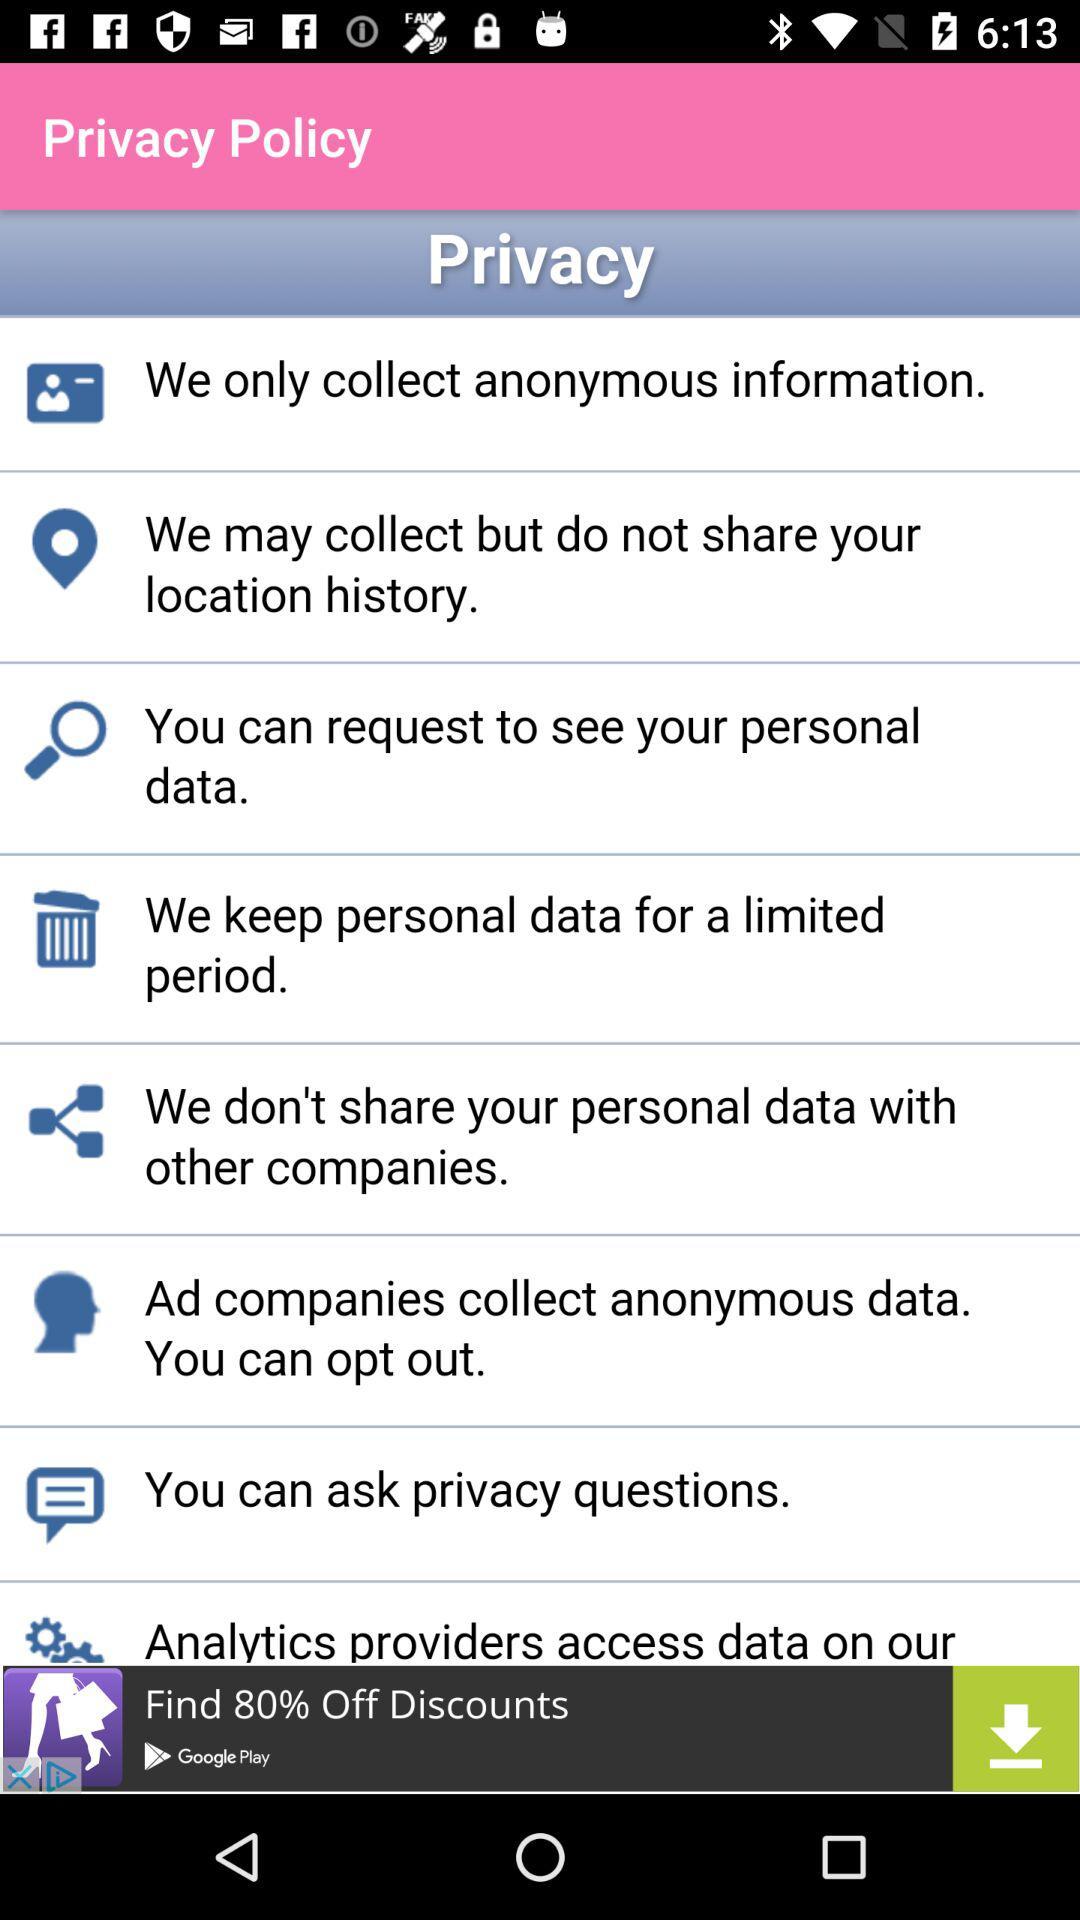 This screenshot has width=1080, height=1920. I want to click on open advertisement, so click(540, 1727).